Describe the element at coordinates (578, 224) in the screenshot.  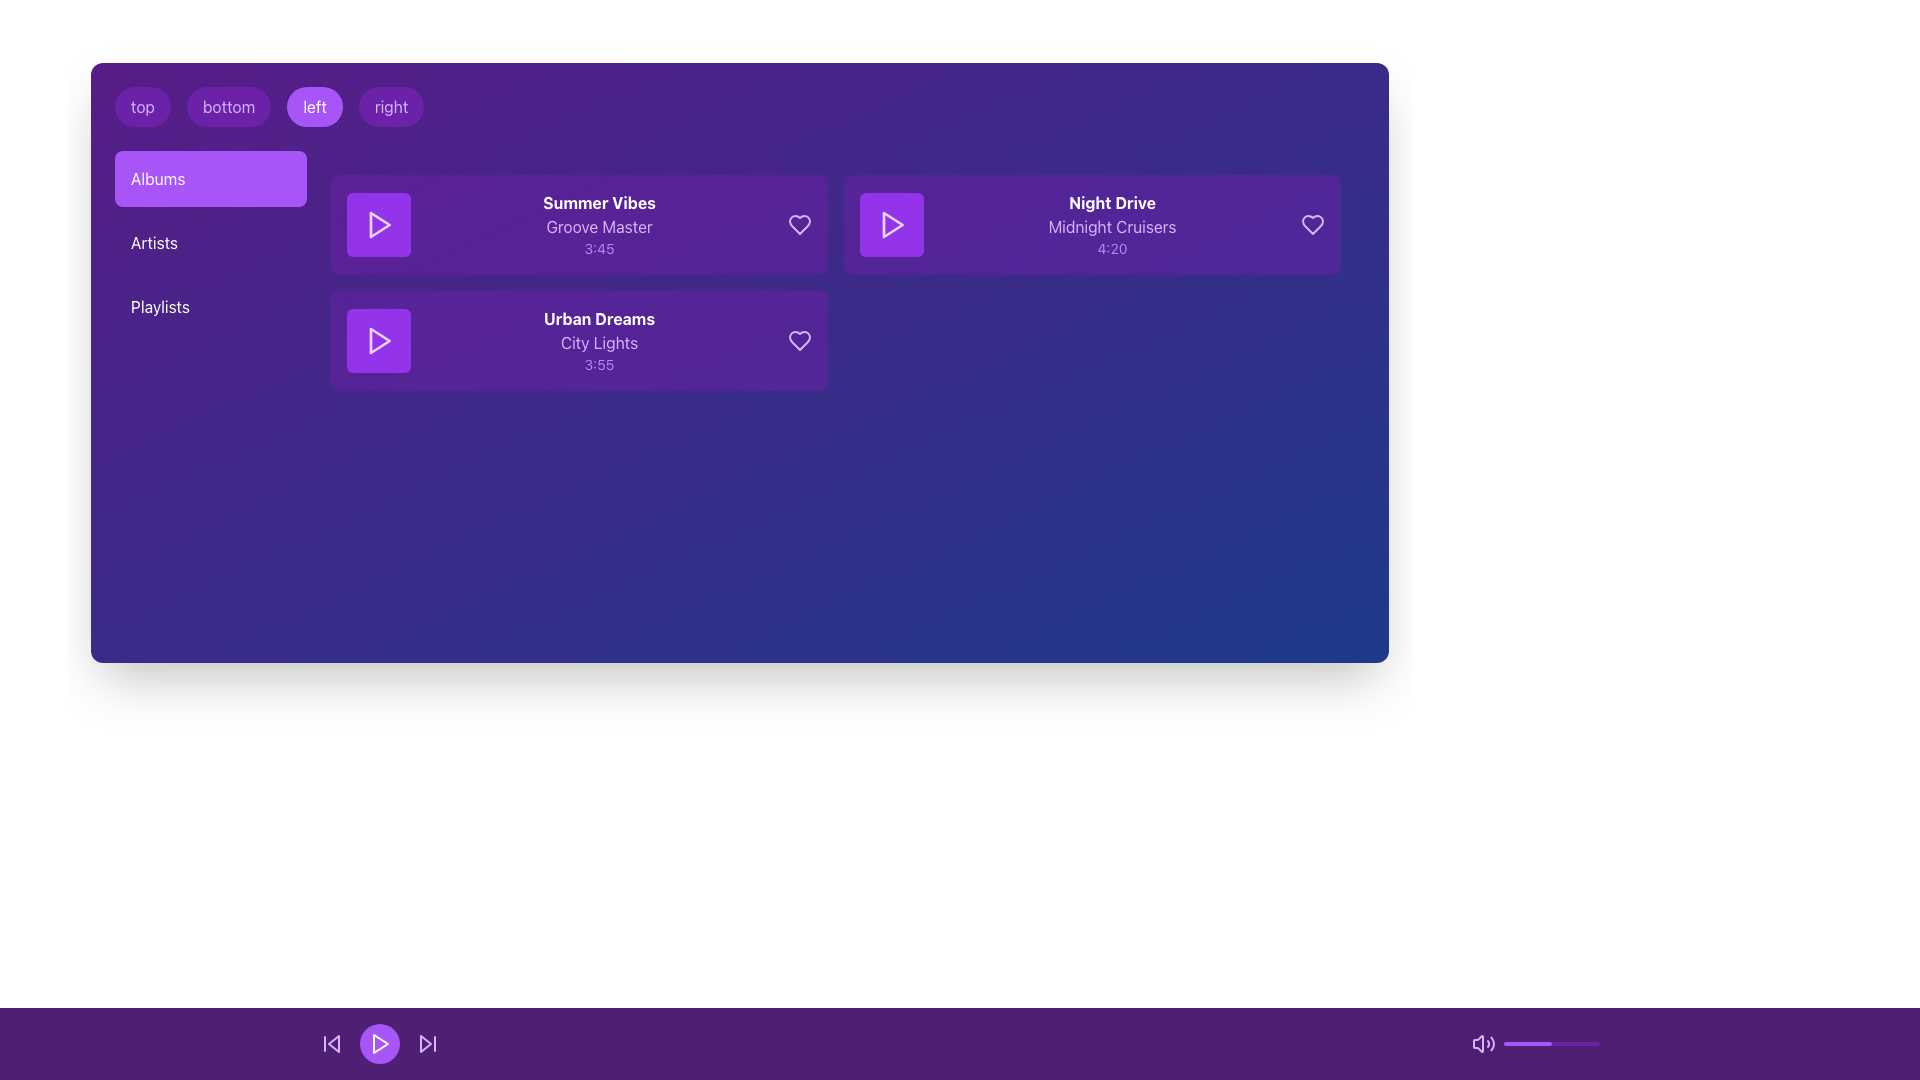
I see `the first music card UI component in the Albums section` at that location.